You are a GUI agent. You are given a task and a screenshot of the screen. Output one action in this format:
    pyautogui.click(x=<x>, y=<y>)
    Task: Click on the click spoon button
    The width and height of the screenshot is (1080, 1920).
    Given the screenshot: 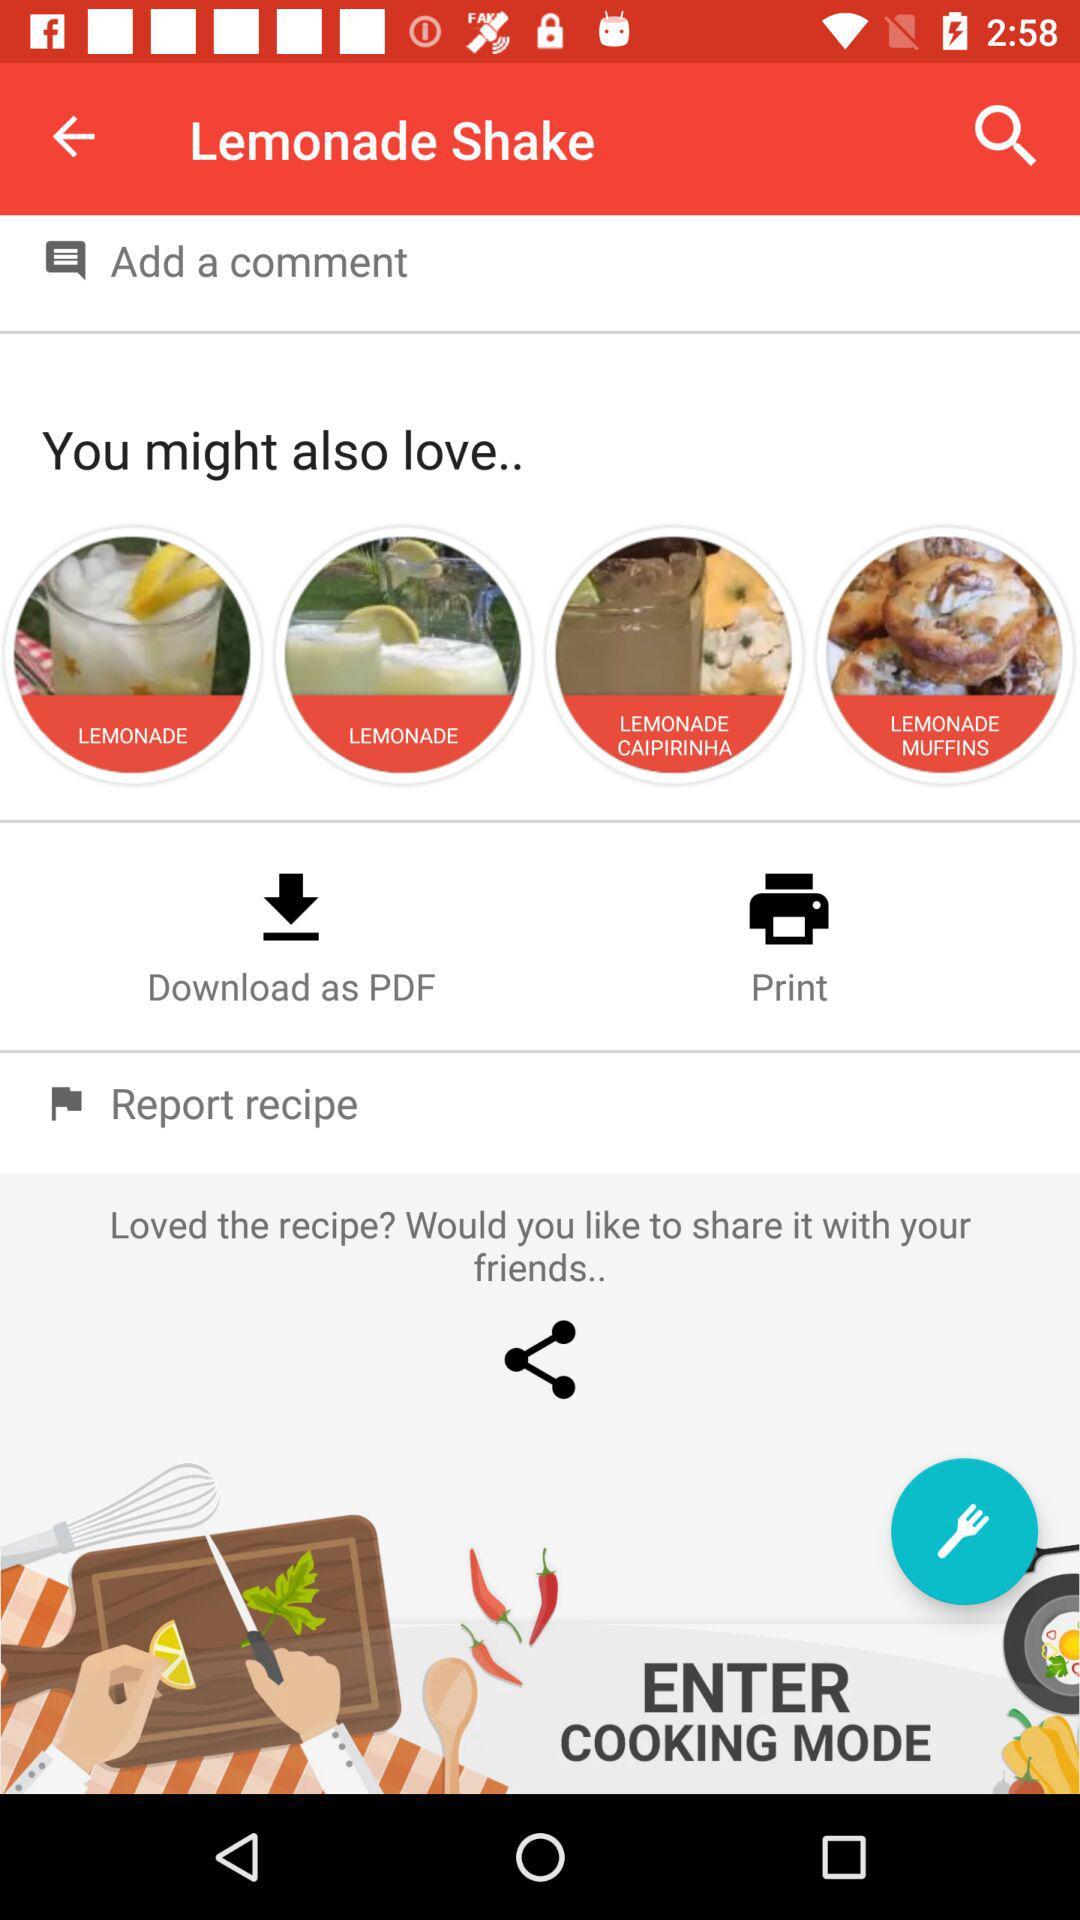 What is the action you would take?
    pyautogui.click(x=963, y=1530)
    